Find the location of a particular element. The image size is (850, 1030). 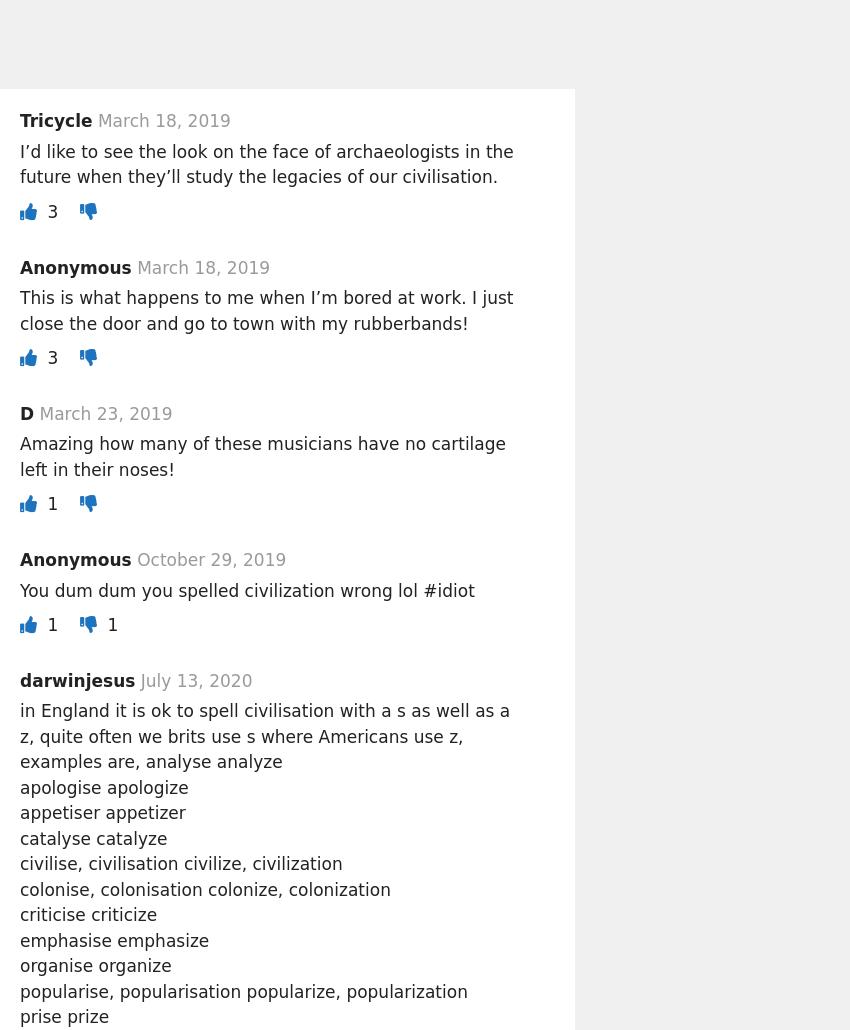

'You dum dum you spelled civilization wrong lol #idiot' is located at coordinates (247, 589).